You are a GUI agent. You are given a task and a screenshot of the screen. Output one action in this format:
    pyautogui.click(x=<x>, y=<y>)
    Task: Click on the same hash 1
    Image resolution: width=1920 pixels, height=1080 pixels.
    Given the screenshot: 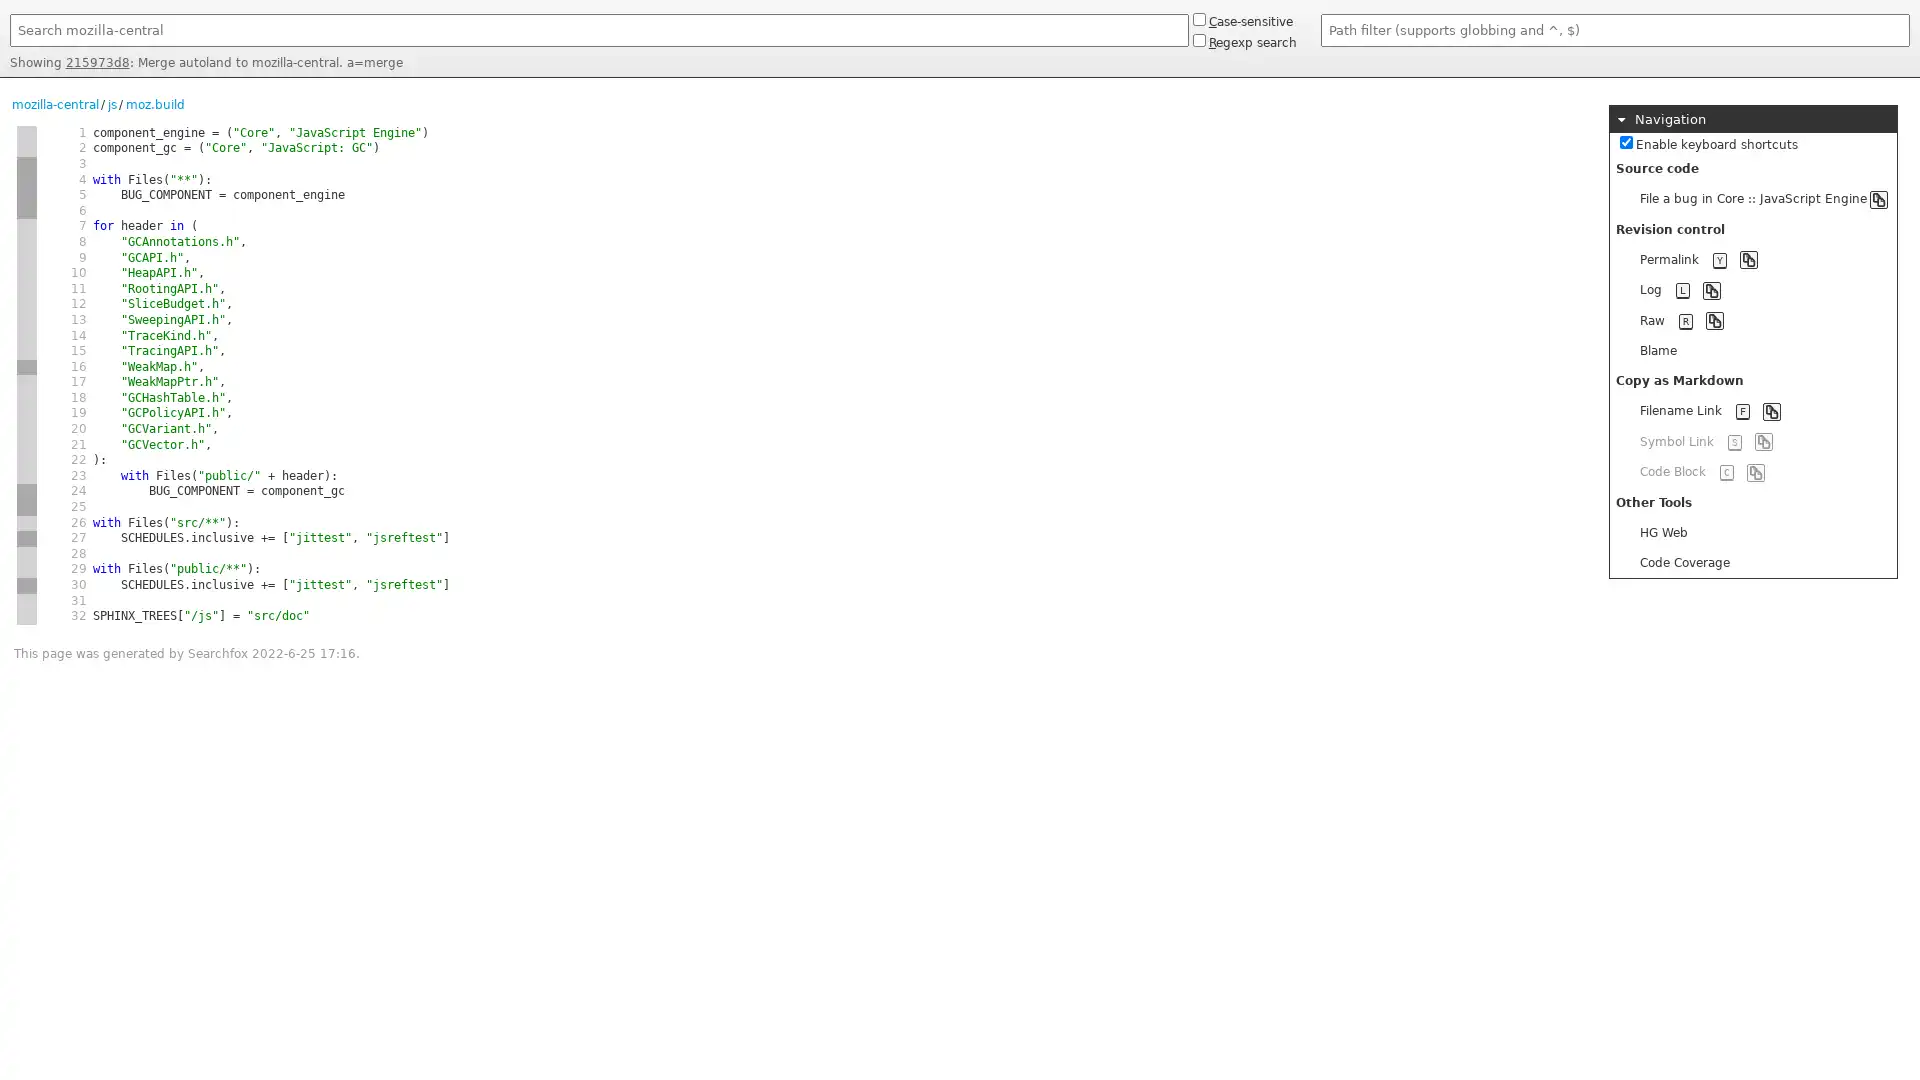 What is the action you would take?
    pyautogui.click(x=27, y=397)
    